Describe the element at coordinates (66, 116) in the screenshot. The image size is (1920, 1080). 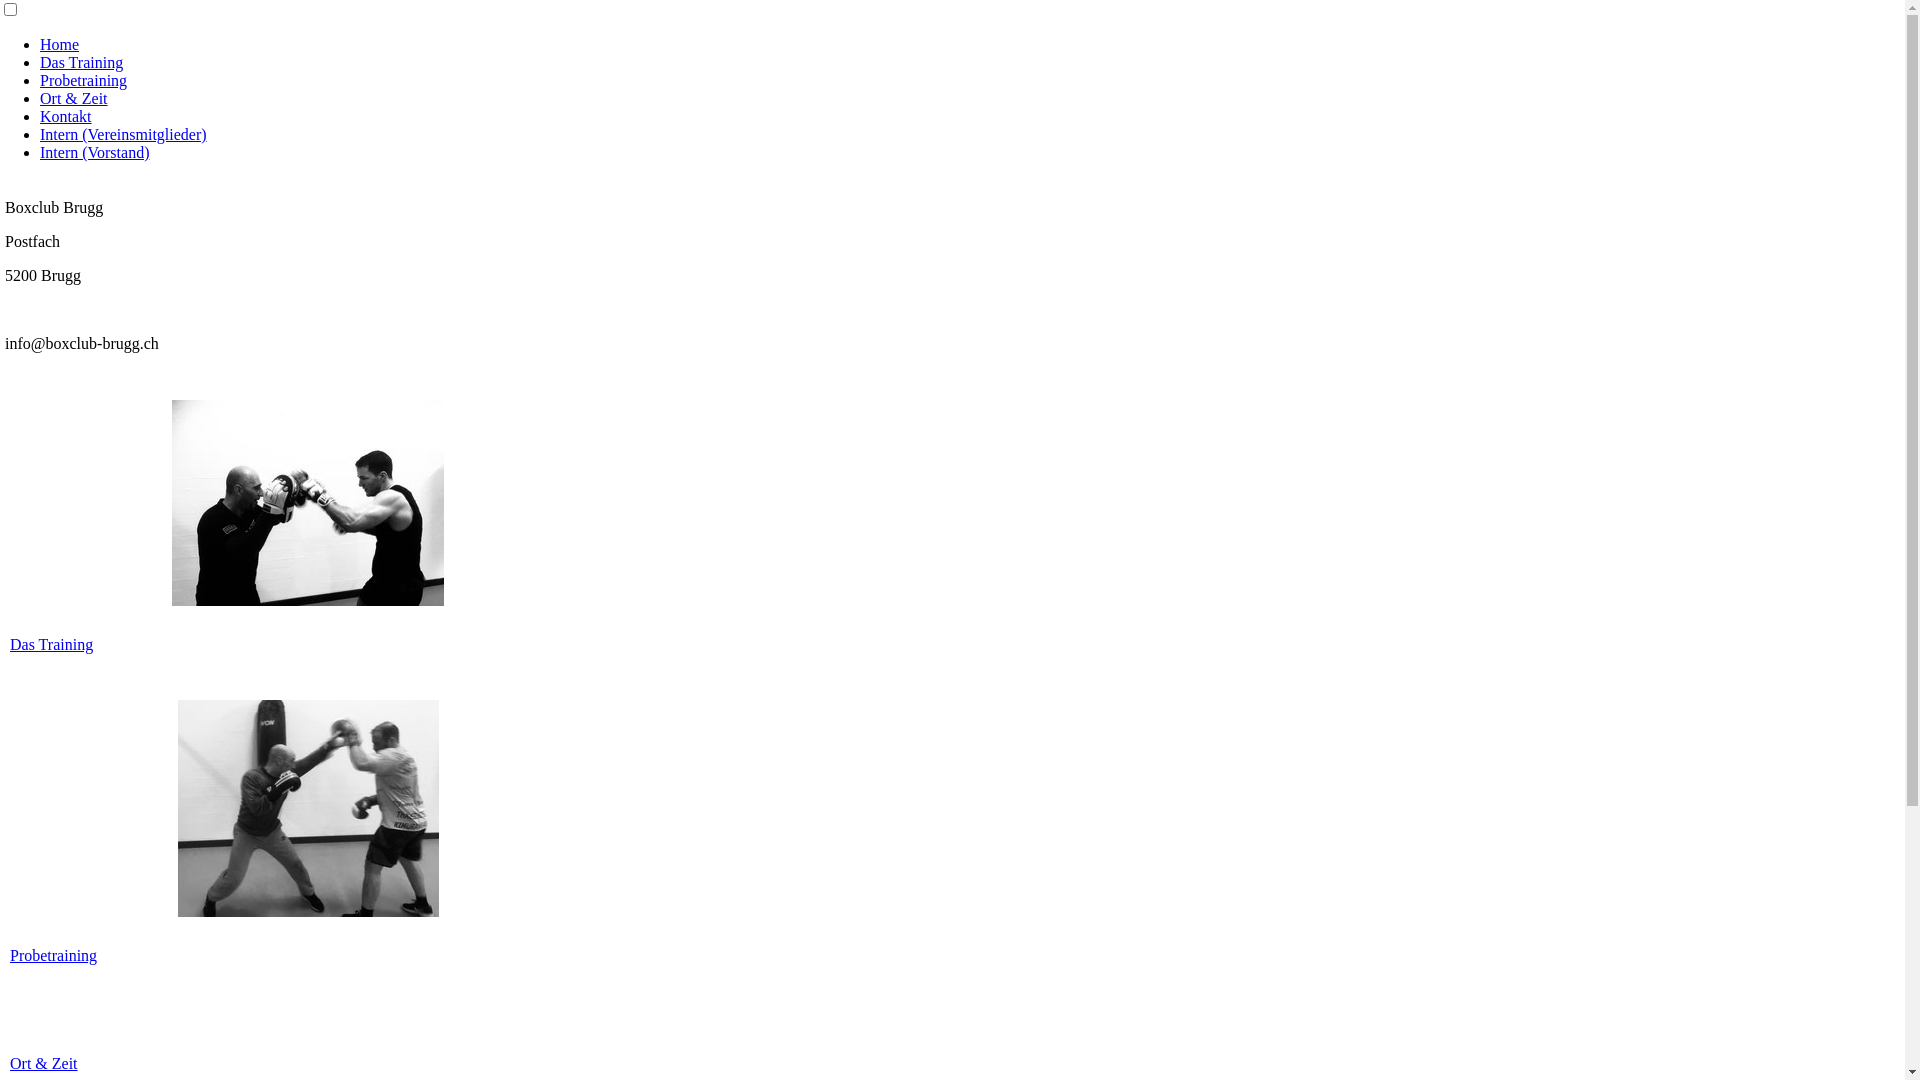
I see `'Kontakt'` at that location.